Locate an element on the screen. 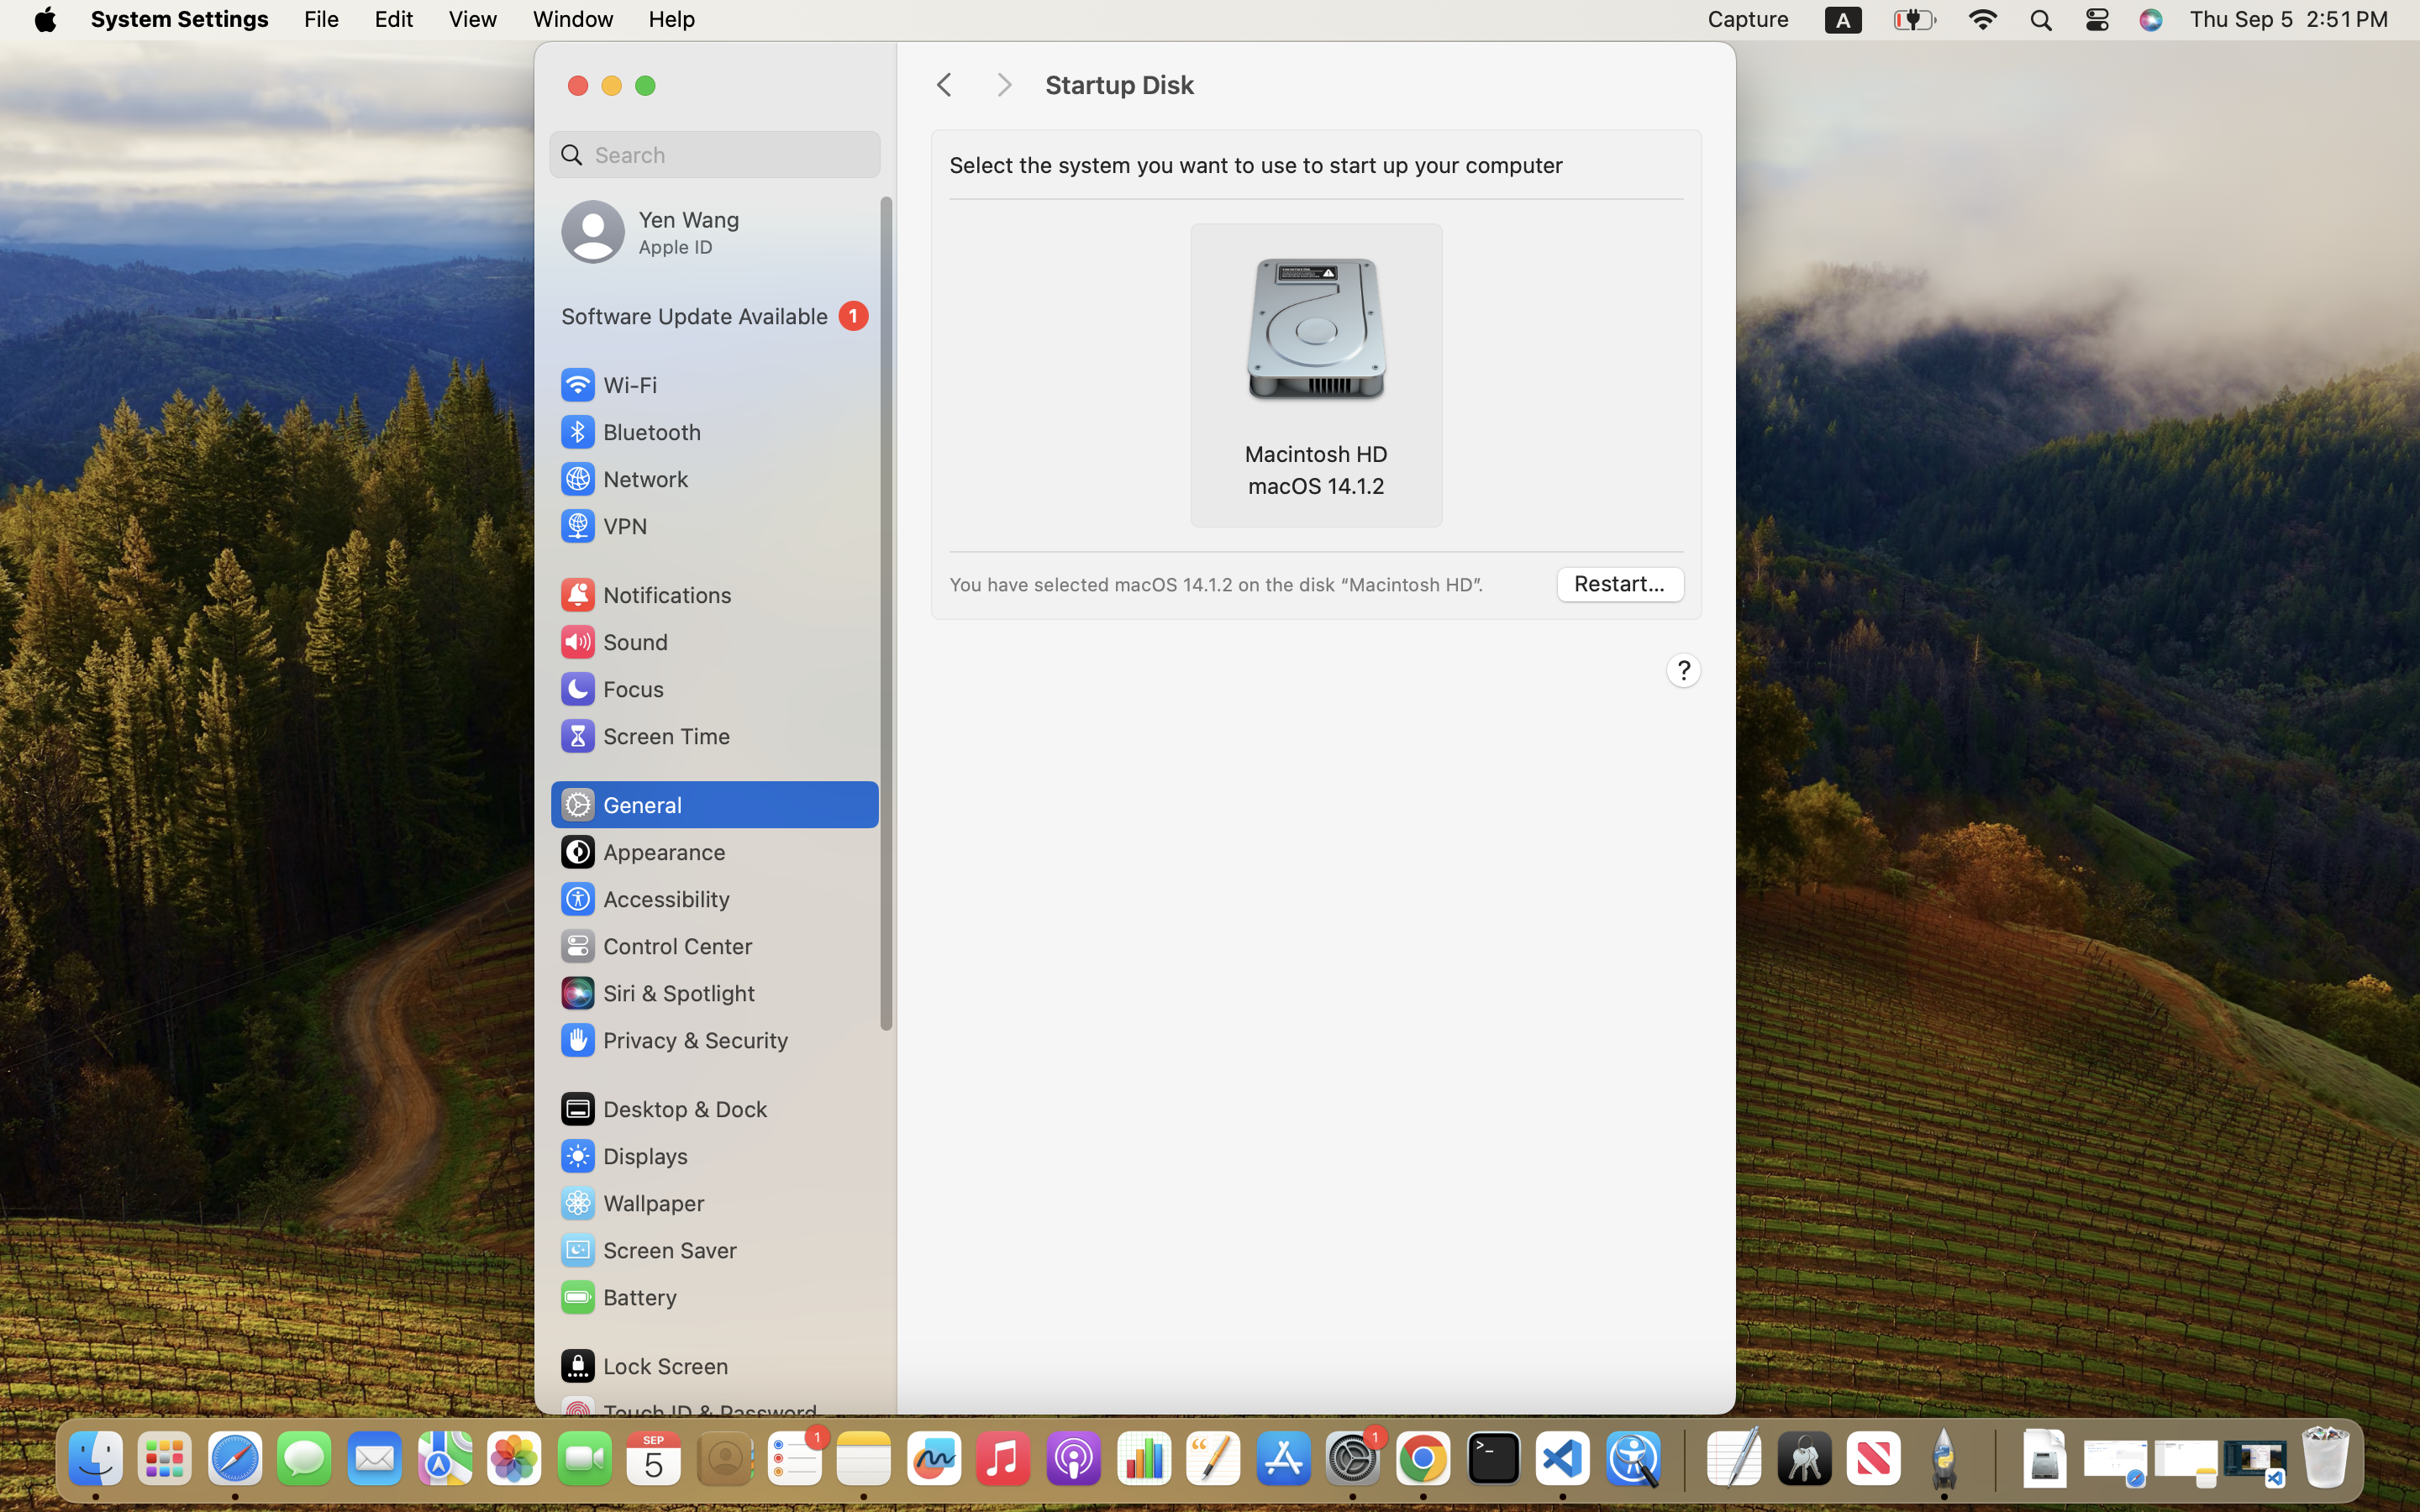  'Displays' is located at coordinates (623, 1154).